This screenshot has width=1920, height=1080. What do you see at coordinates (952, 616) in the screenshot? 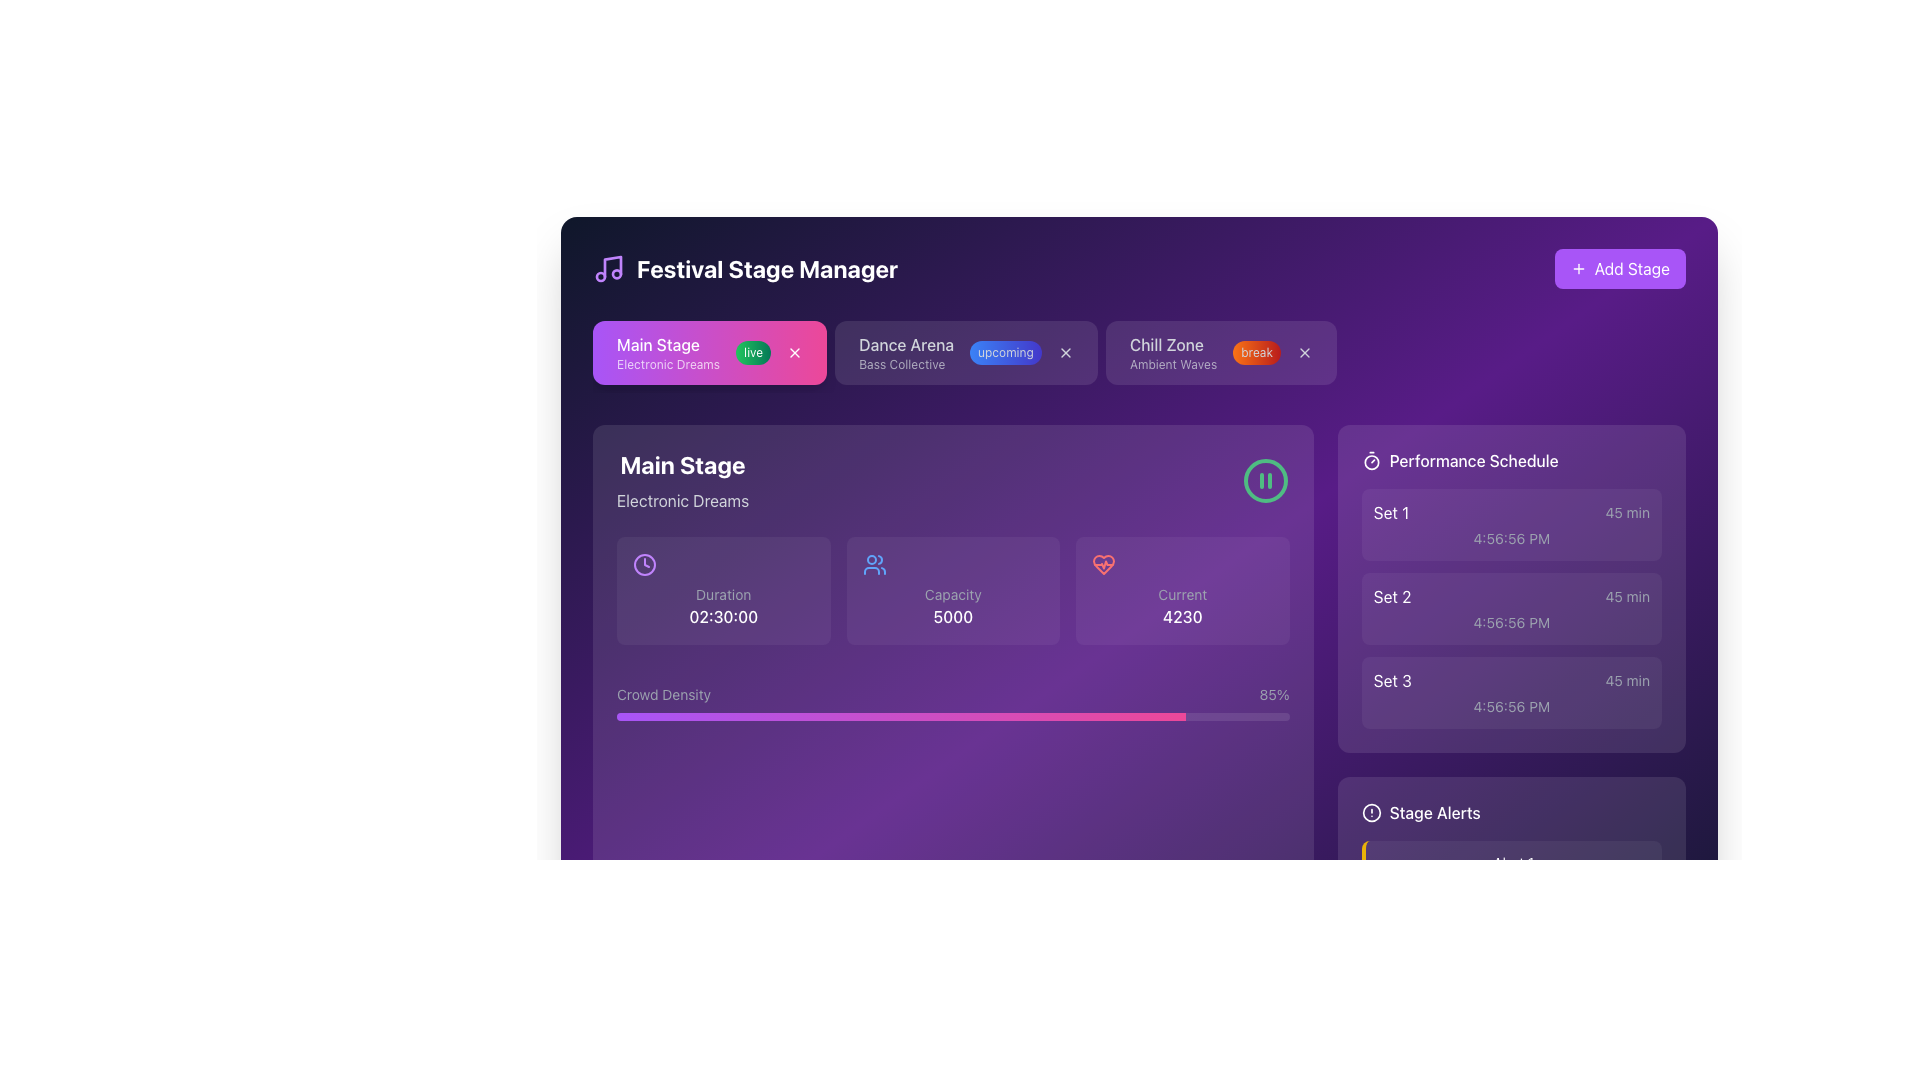
I see `the static text displaying '5000', which is styled in white font on a purple background and located under the 'Capacity' label` at bounding box center [952, 616].